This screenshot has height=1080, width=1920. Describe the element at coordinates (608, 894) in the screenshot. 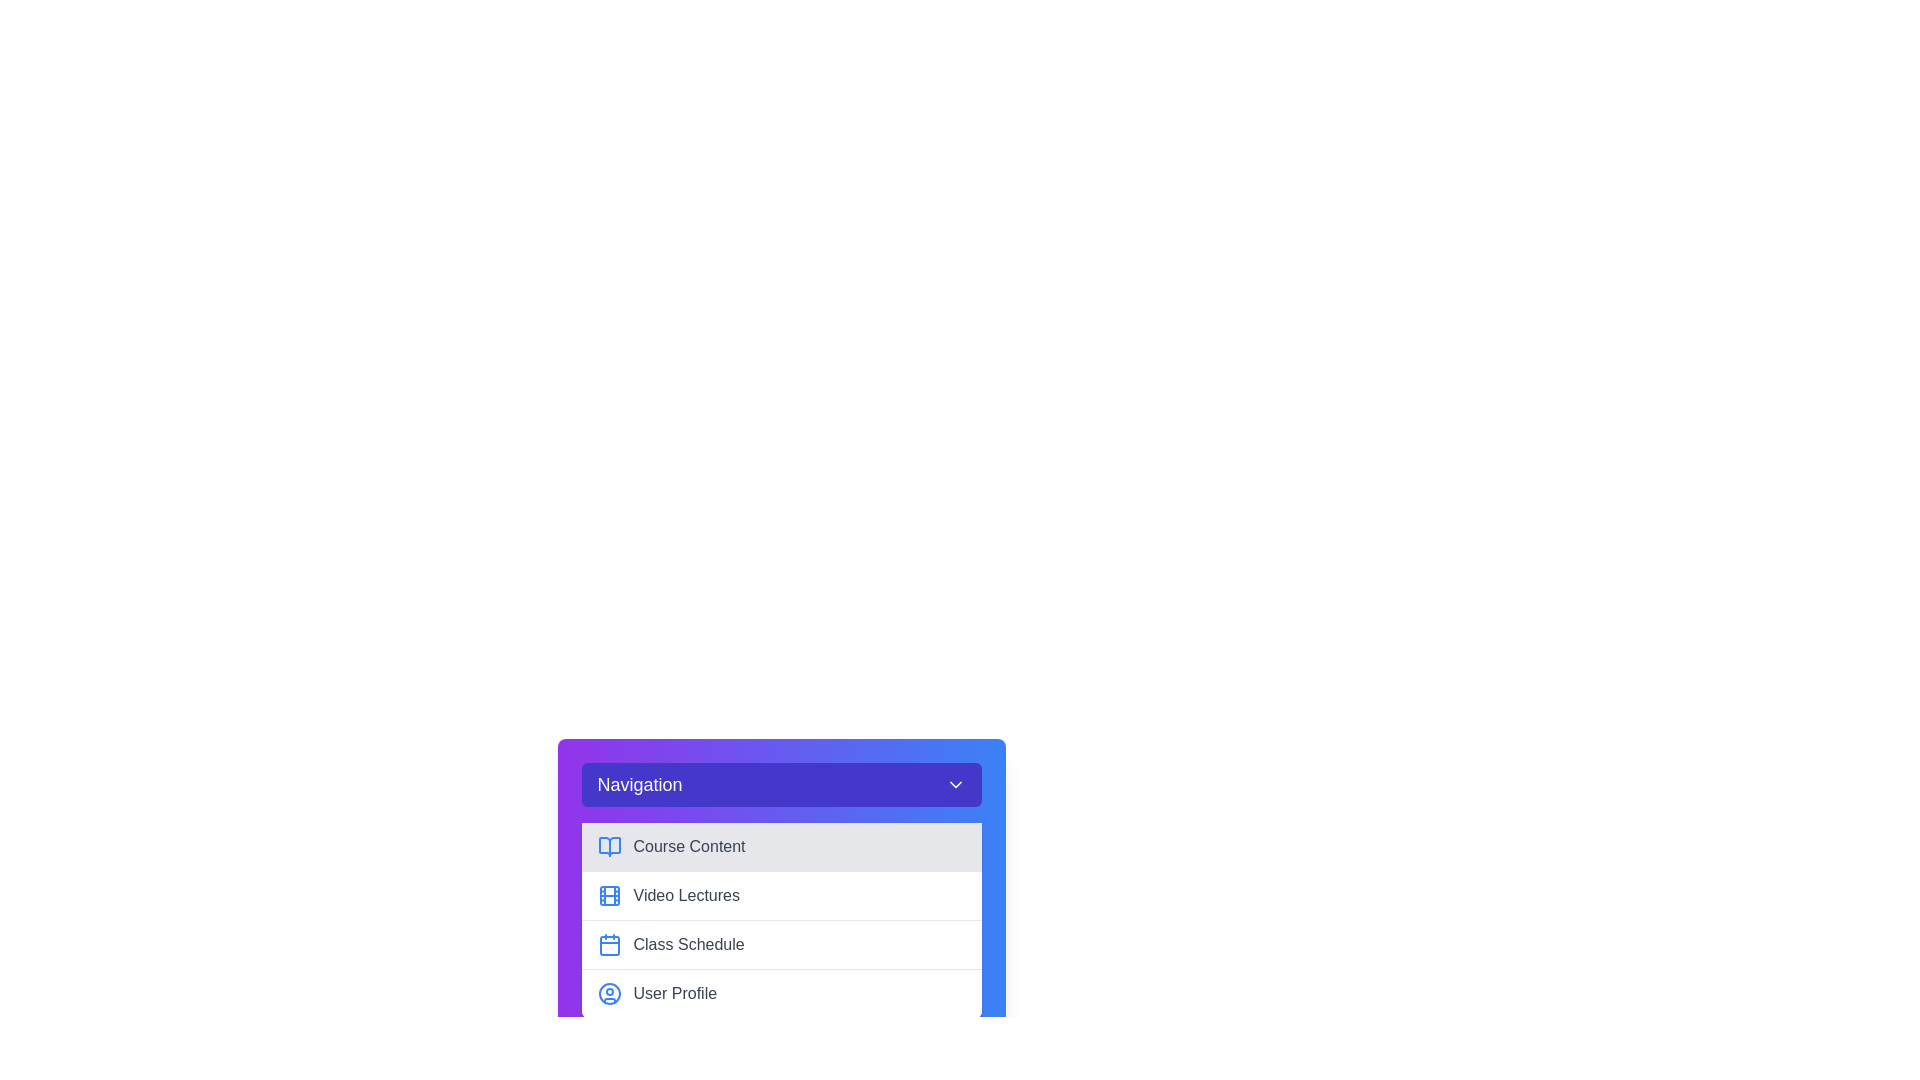

I see `the film strip icon in the navigation menu` at that location.